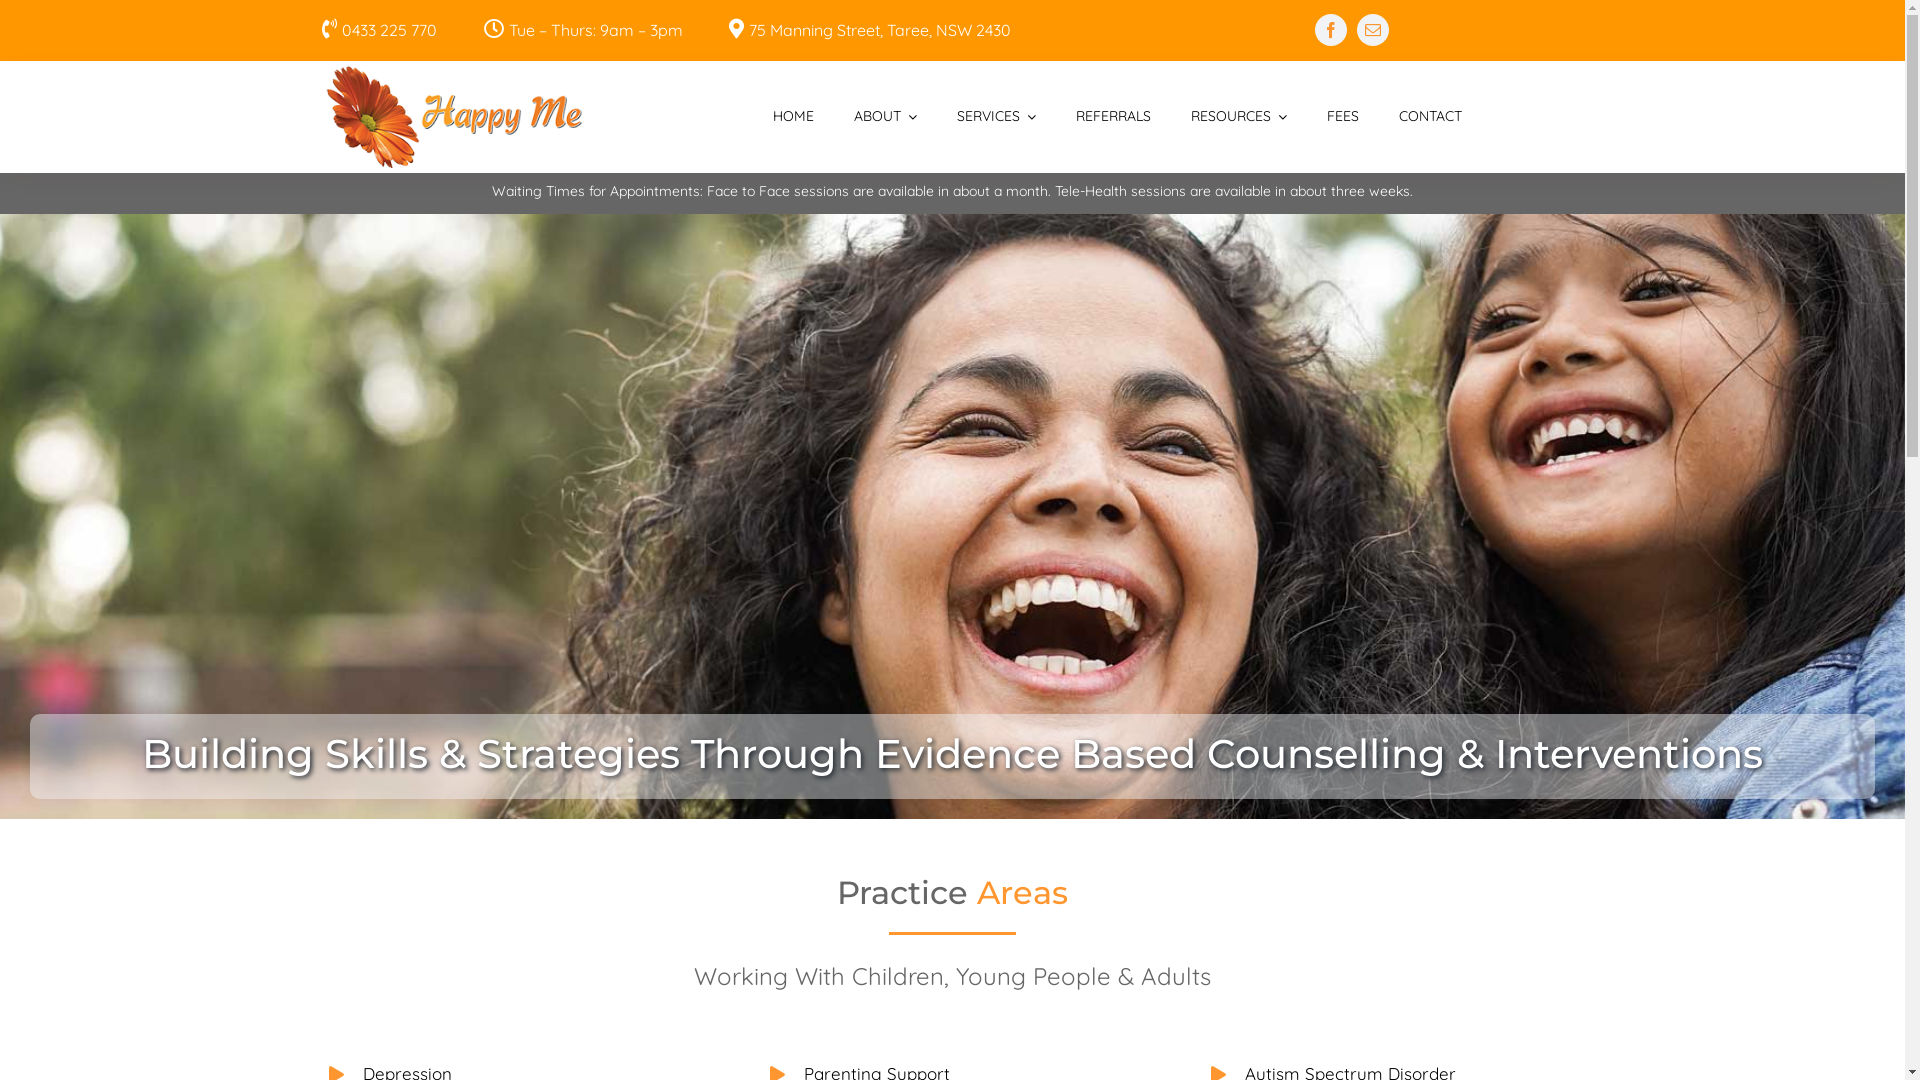 The width and height of the screenshot is (1920, 1080). What do you see at coordinates (1112, 116) in the screenshot?
I see `'REFERRALS'` at bounding box center [1112, 116].